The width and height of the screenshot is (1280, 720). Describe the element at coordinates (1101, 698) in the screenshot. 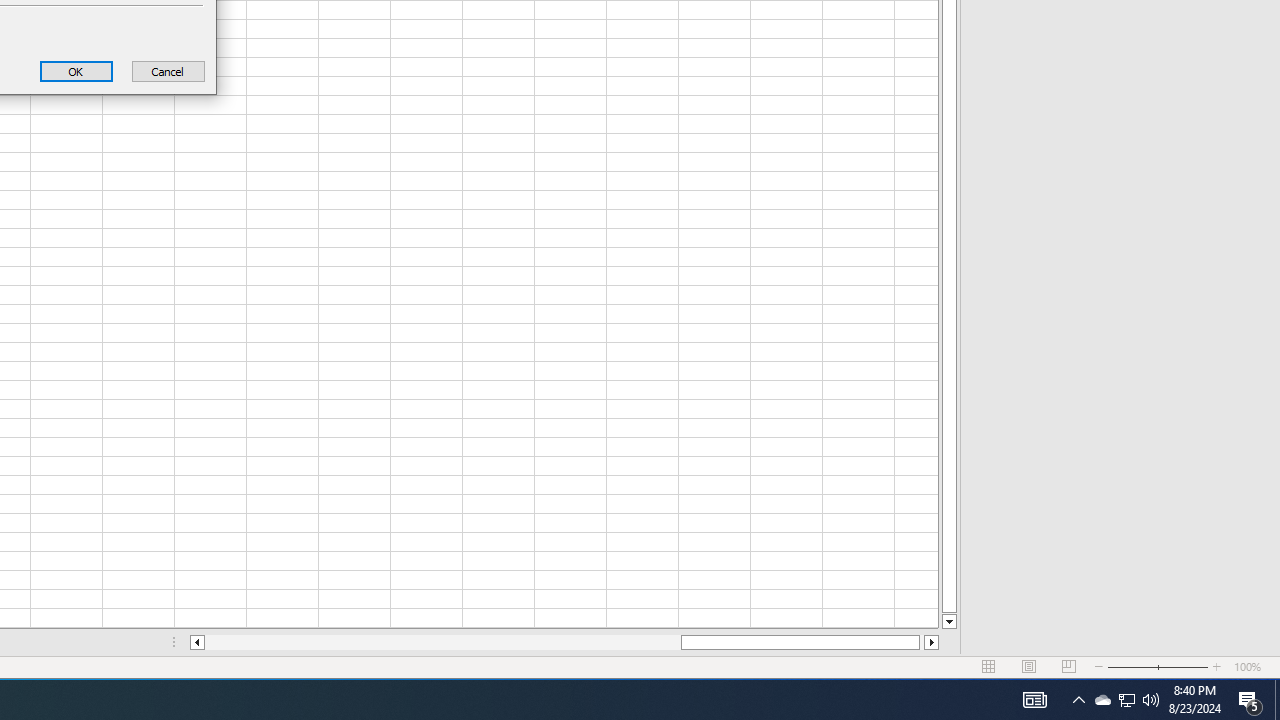

I see `'Notification Chevron'` at that location.